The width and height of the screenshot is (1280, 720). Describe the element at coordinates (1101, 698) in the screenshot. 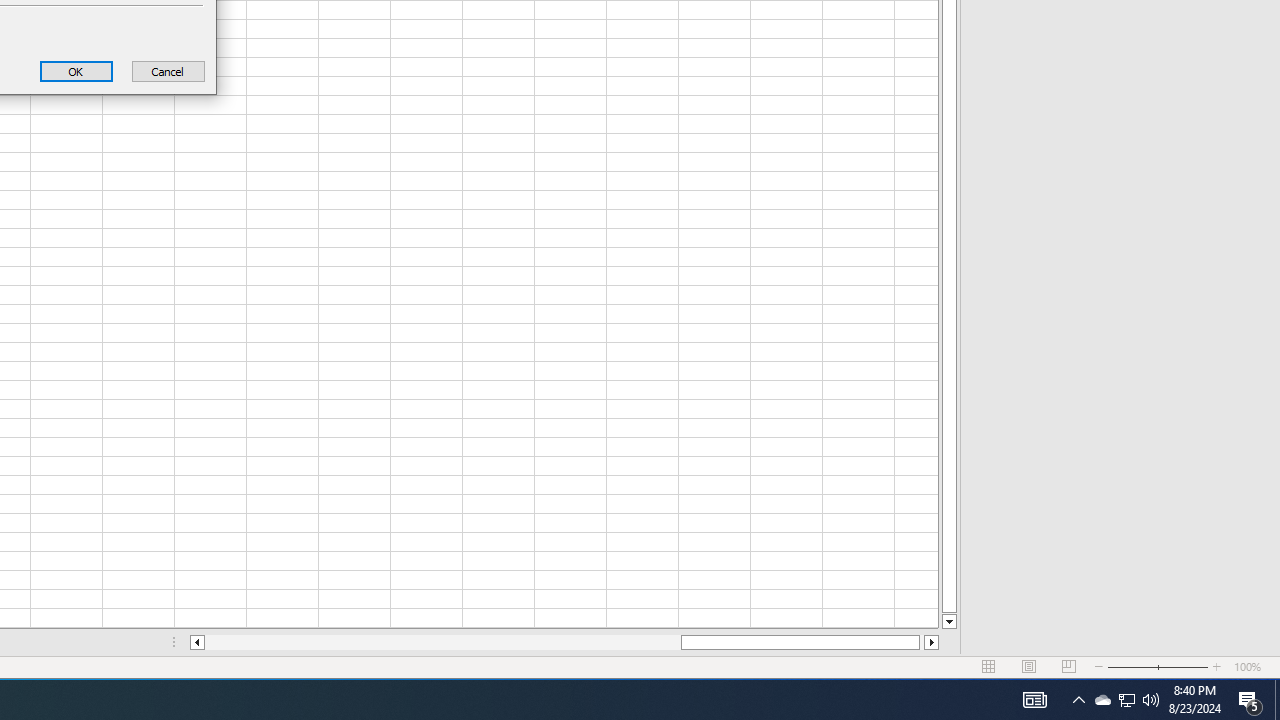

I see `'Notification Chevron'` at that location.